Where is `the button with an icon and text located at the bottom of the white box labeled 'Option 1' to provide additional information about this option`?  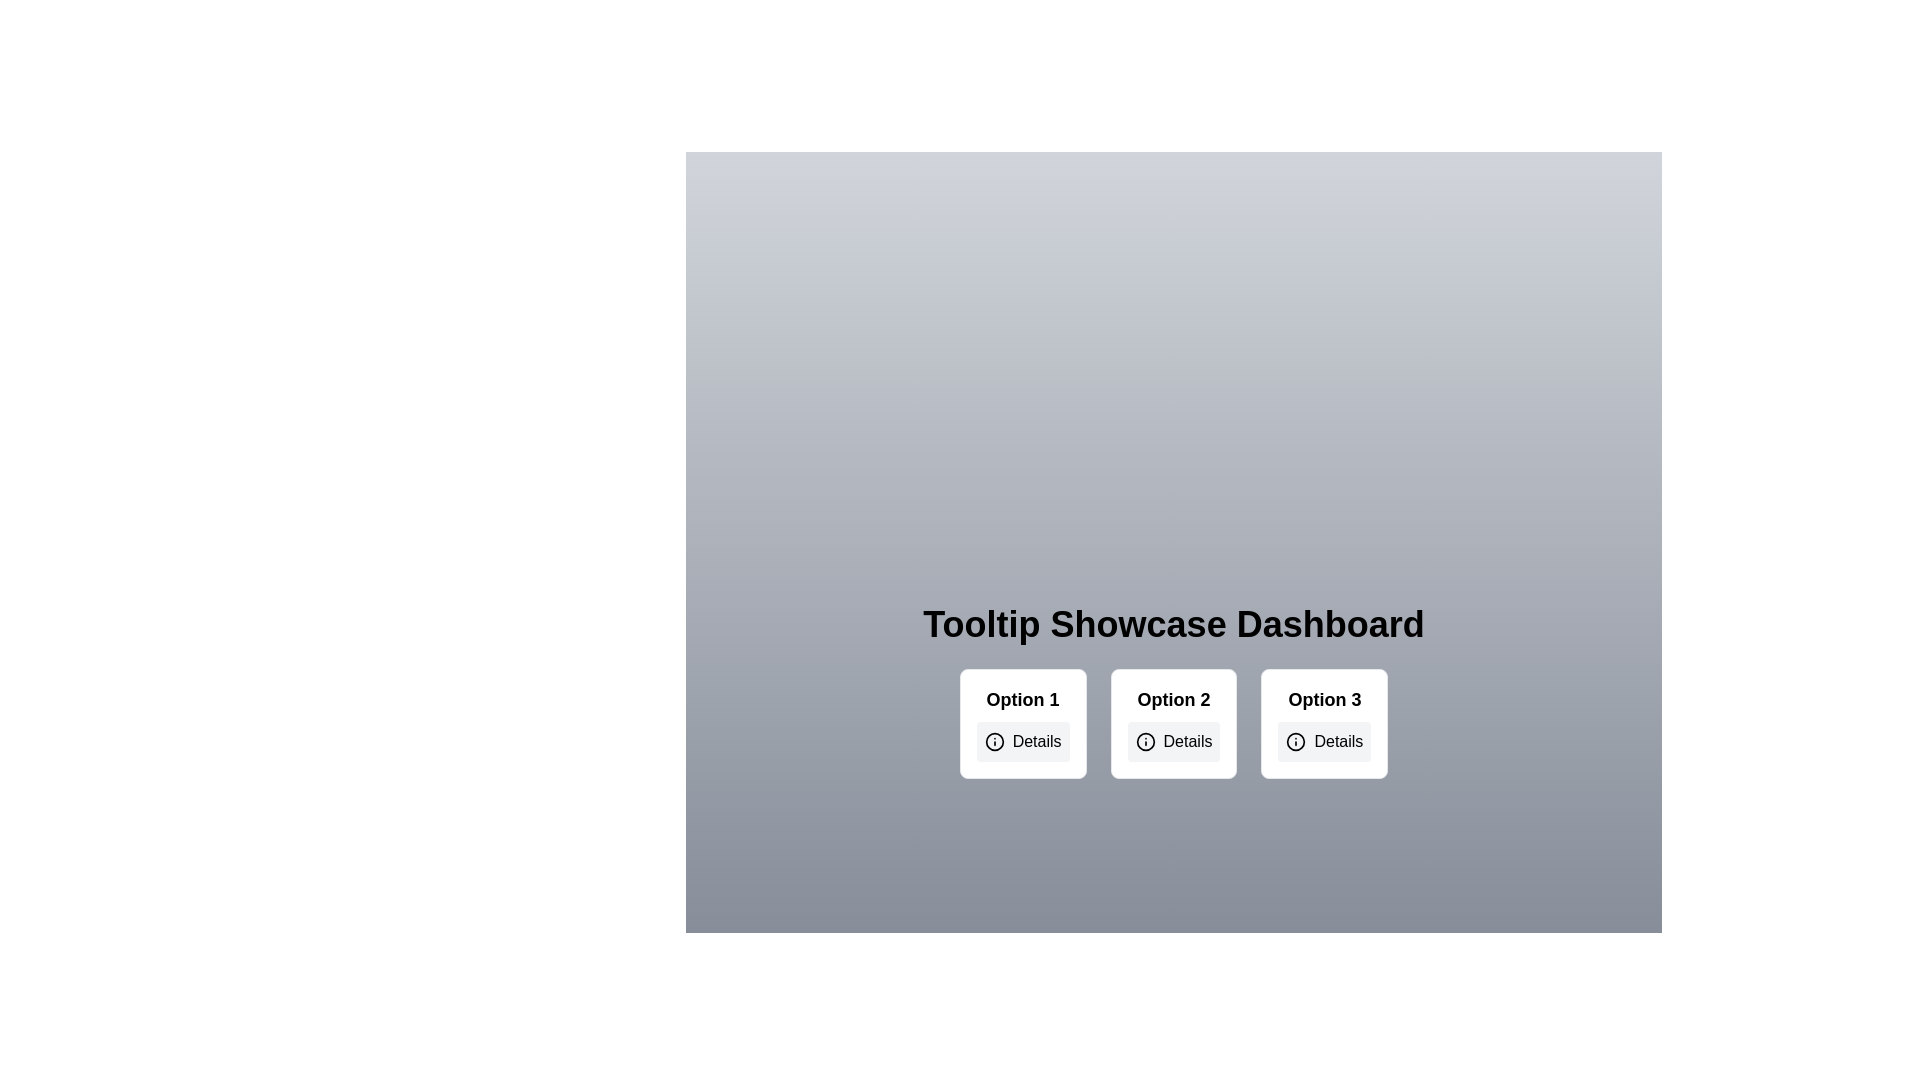
the button with an icon and text located at the bottom of the white box labeled 'Option 1' to provide additional information about this option is located at coordinates (1023, 741).